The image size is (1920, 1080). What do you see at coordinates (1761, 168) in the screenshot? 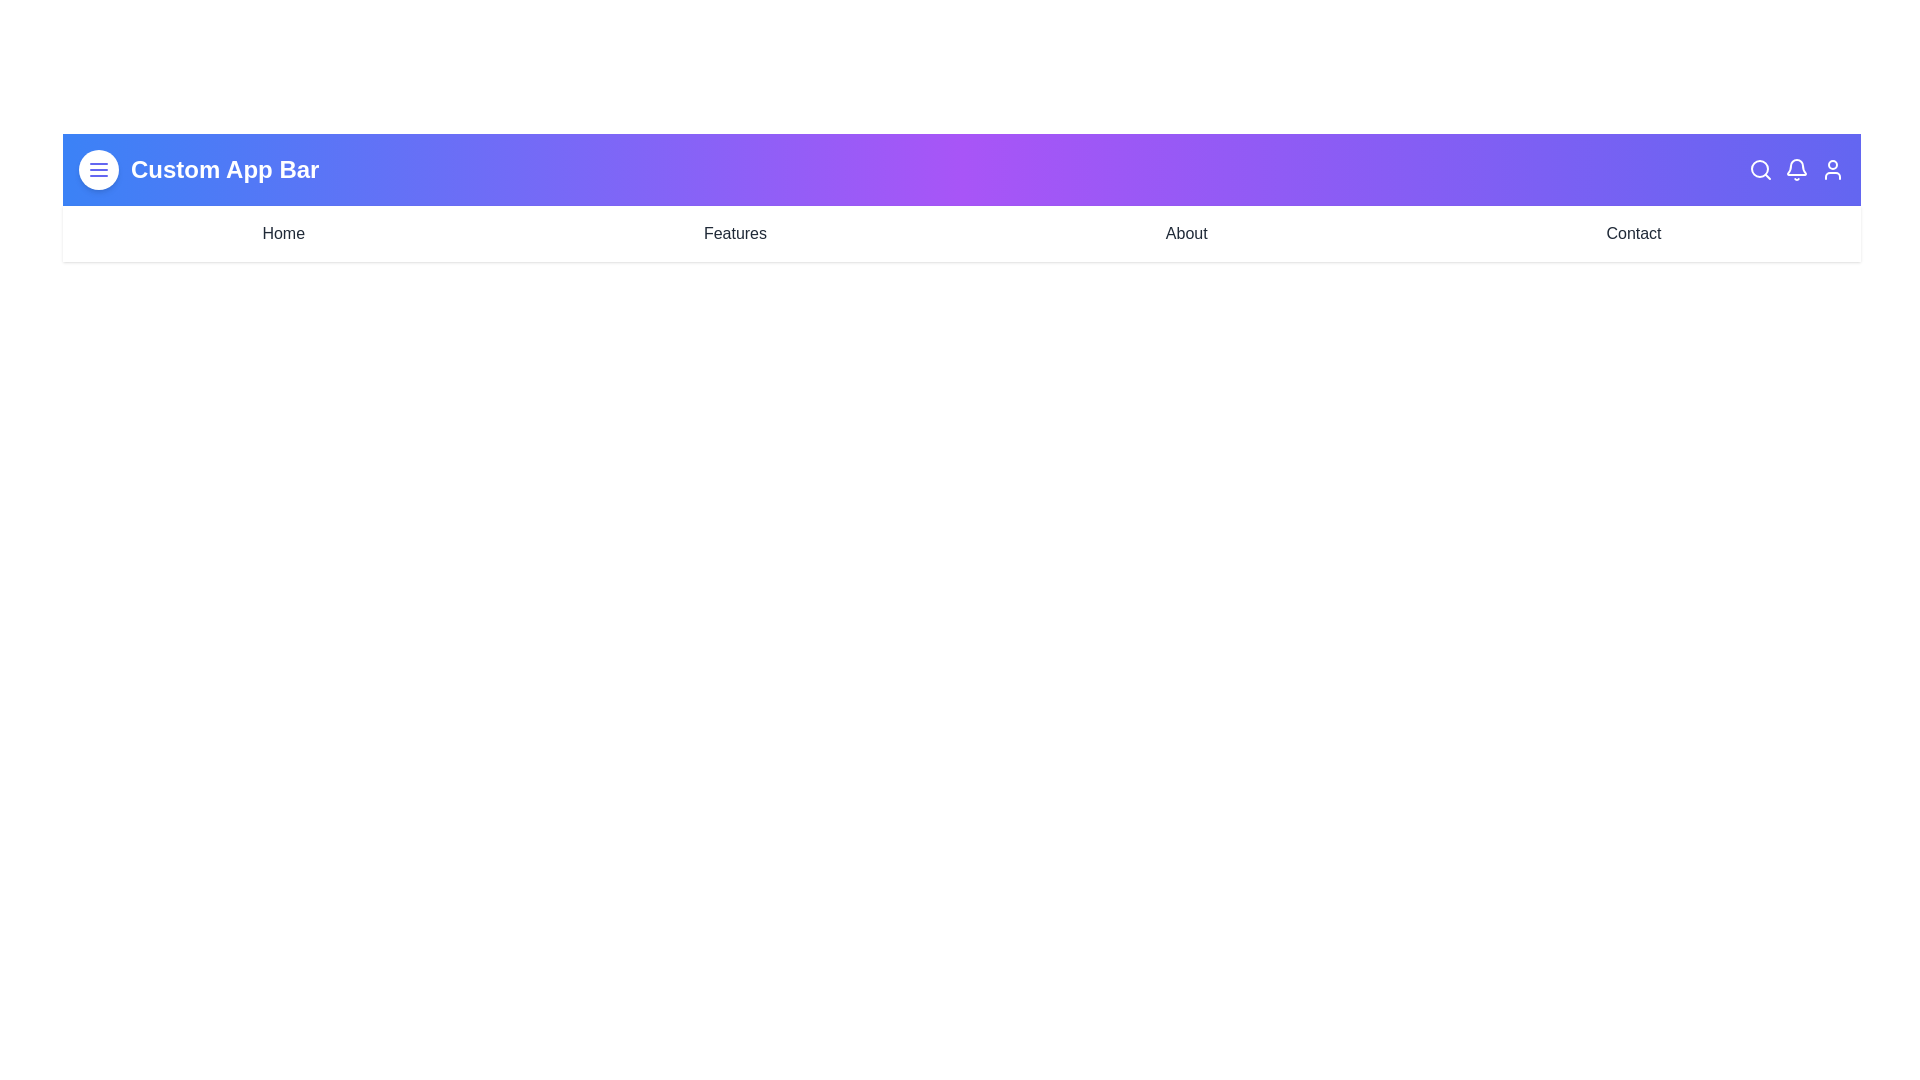
I see `the search icon to activate its functionality` at bounding box center [1761, 168].